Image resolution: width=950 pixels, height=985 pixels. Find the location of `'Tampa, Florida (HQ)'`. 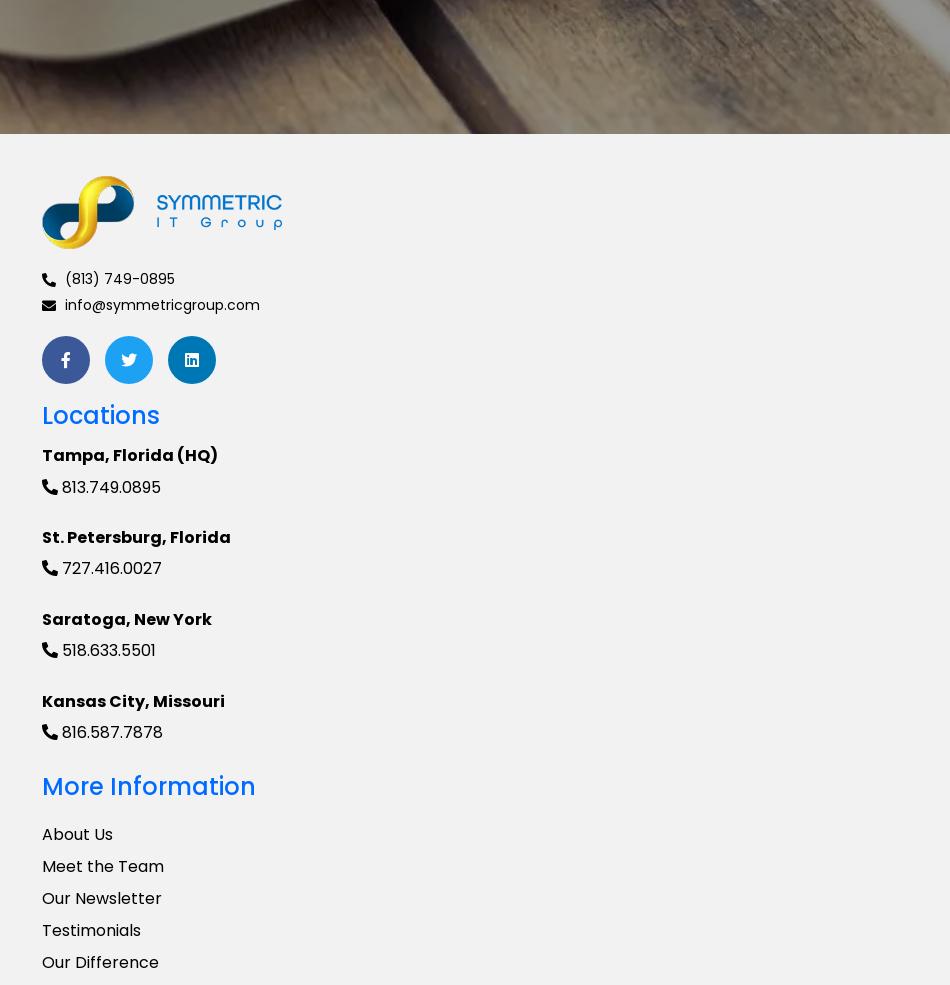

'Tampa, Florida (HQ)' is located at coordinates (129, 454).